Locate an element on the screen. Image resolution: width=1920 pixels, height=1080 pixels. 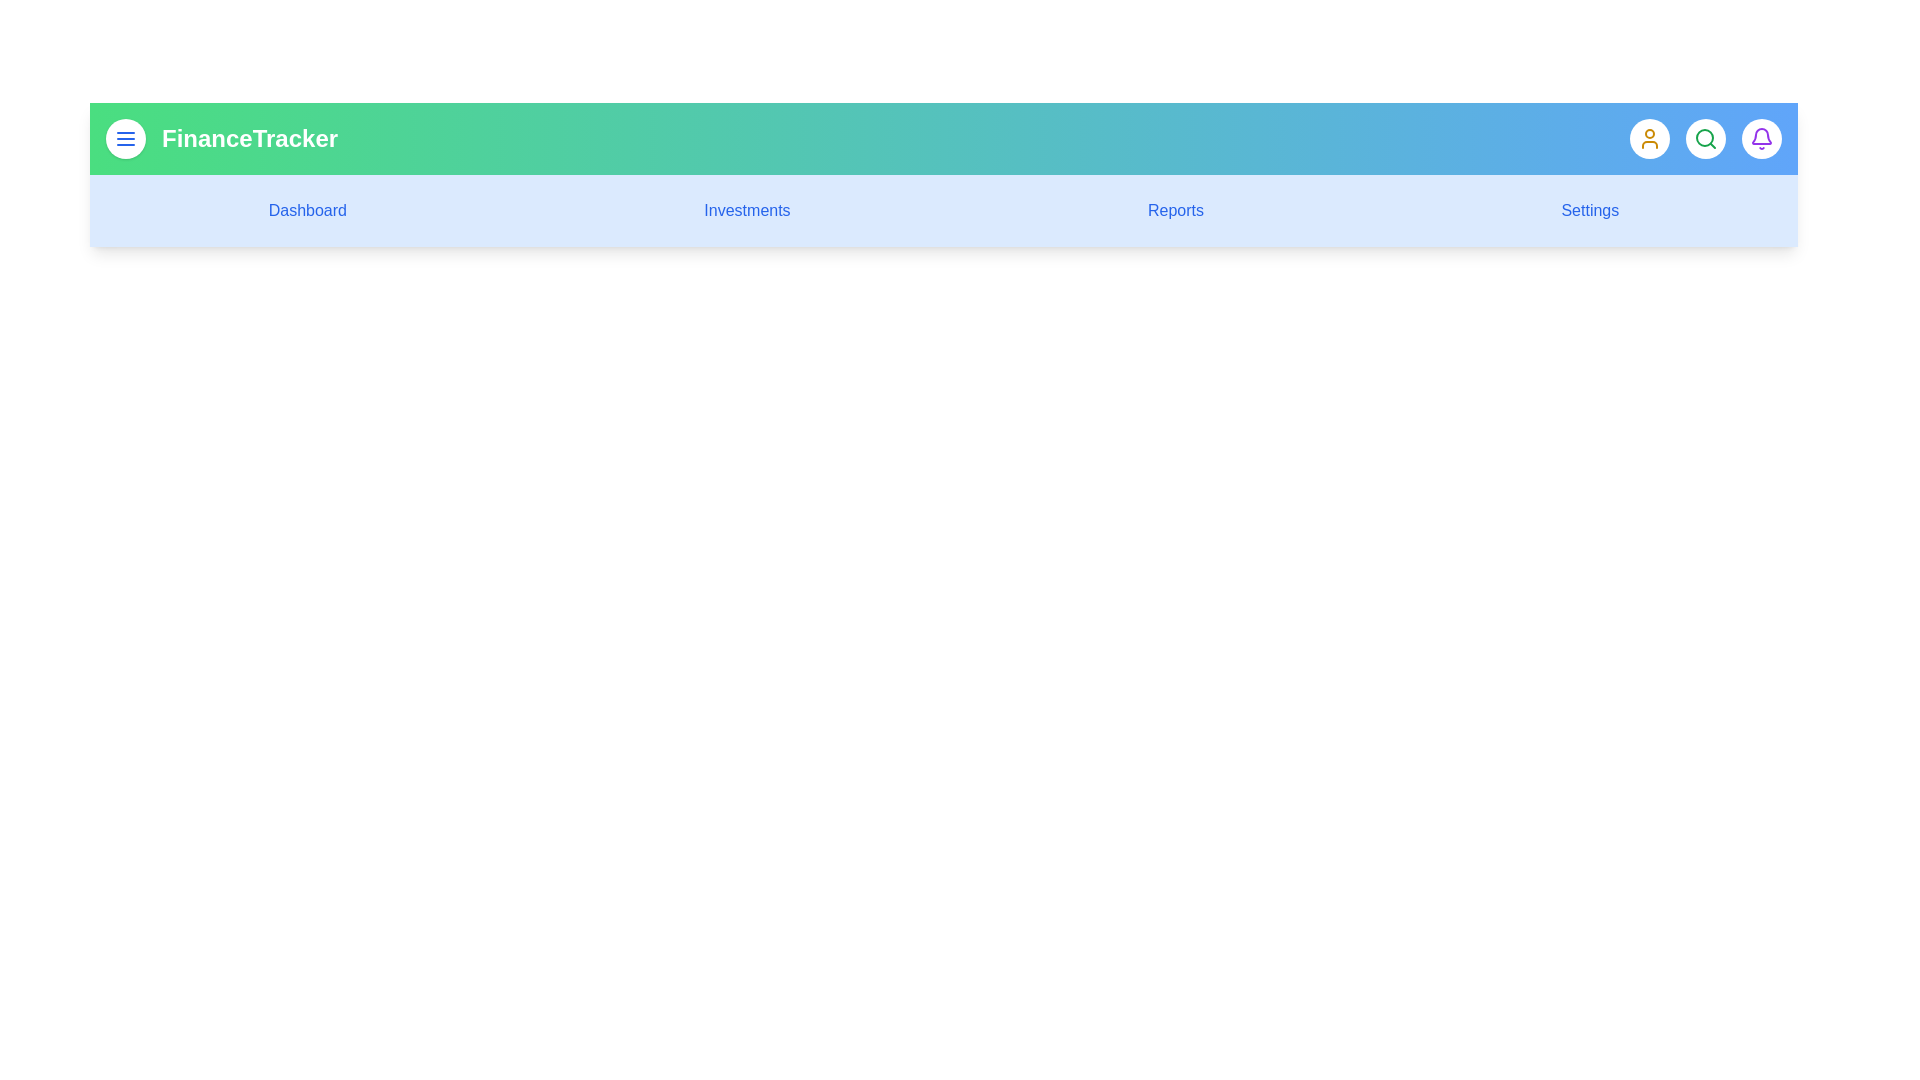
the menu link corresponding to Investments to navigate to that section is located at coordinates (746, 211).